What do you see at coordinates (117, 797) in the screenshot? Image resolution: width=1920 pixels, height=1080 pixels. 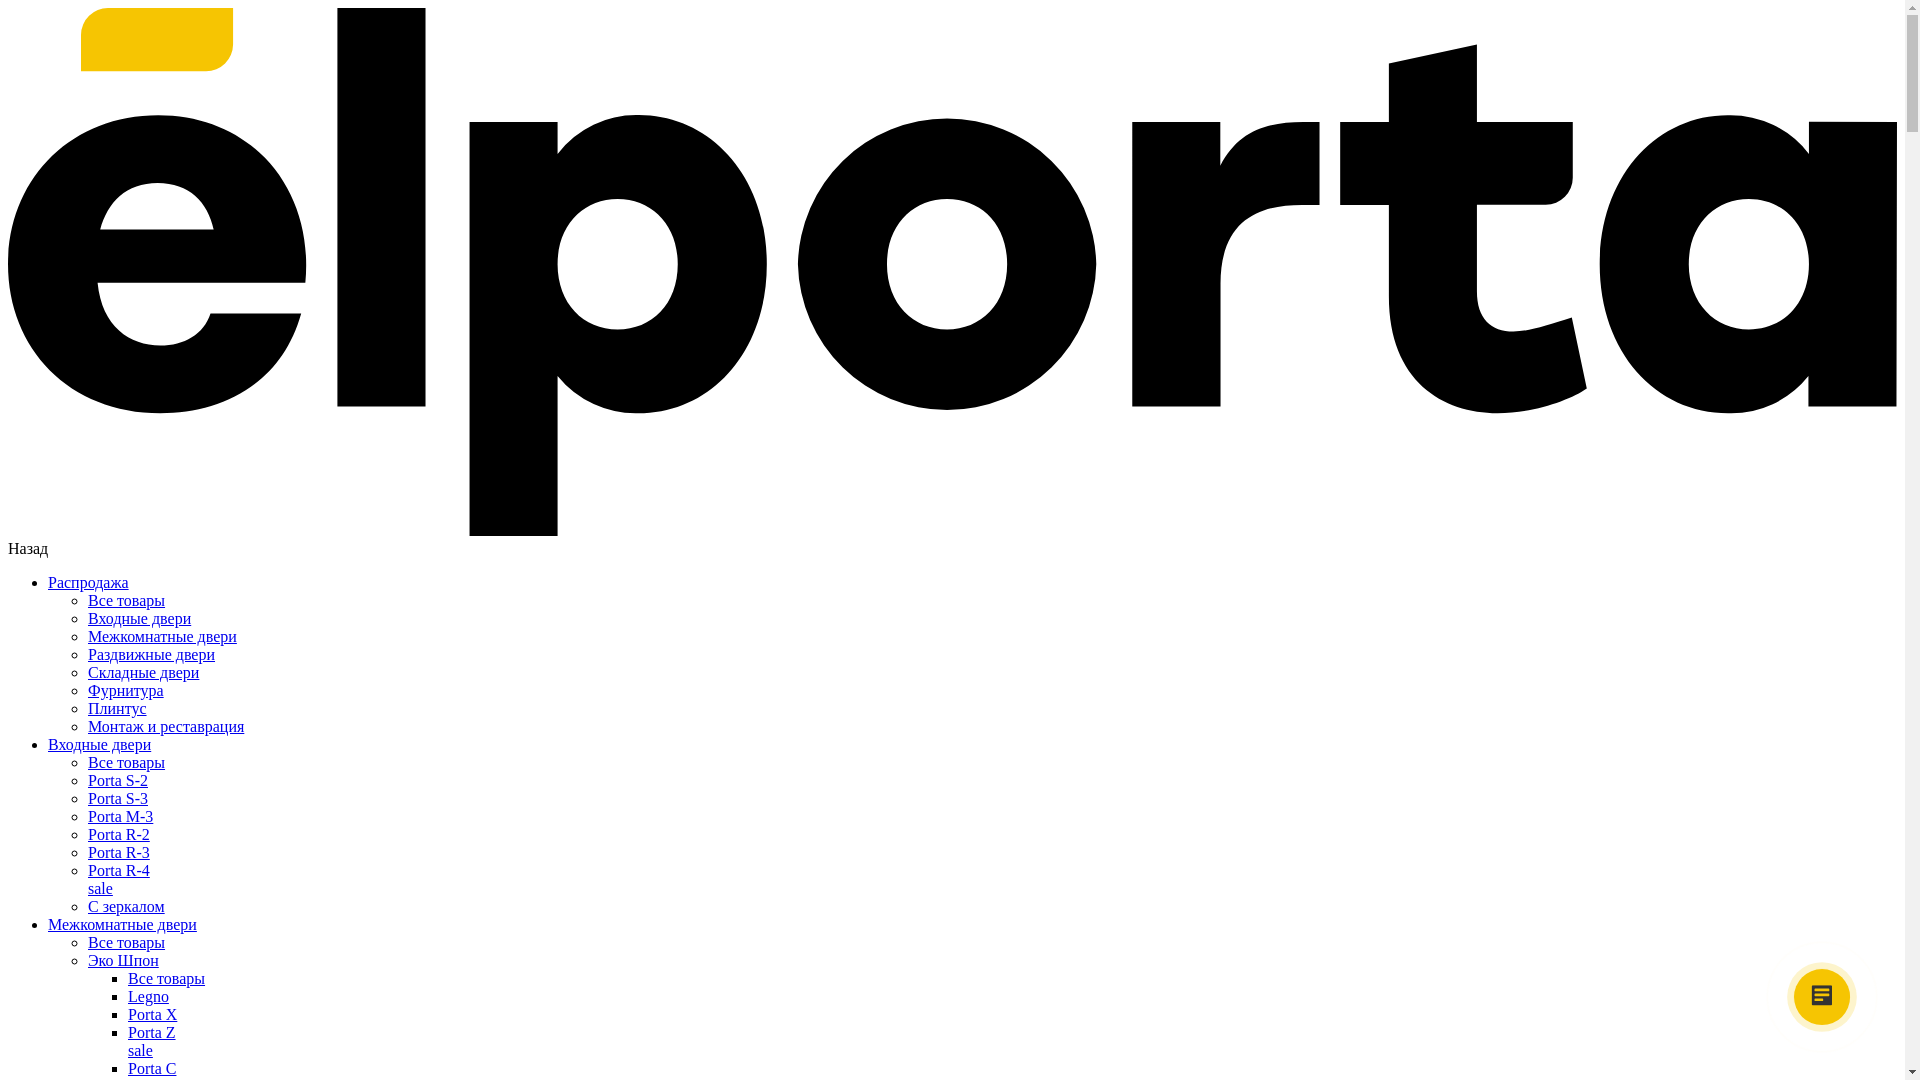 I see `'Porta S-3'` at bounding box center [117, 797].